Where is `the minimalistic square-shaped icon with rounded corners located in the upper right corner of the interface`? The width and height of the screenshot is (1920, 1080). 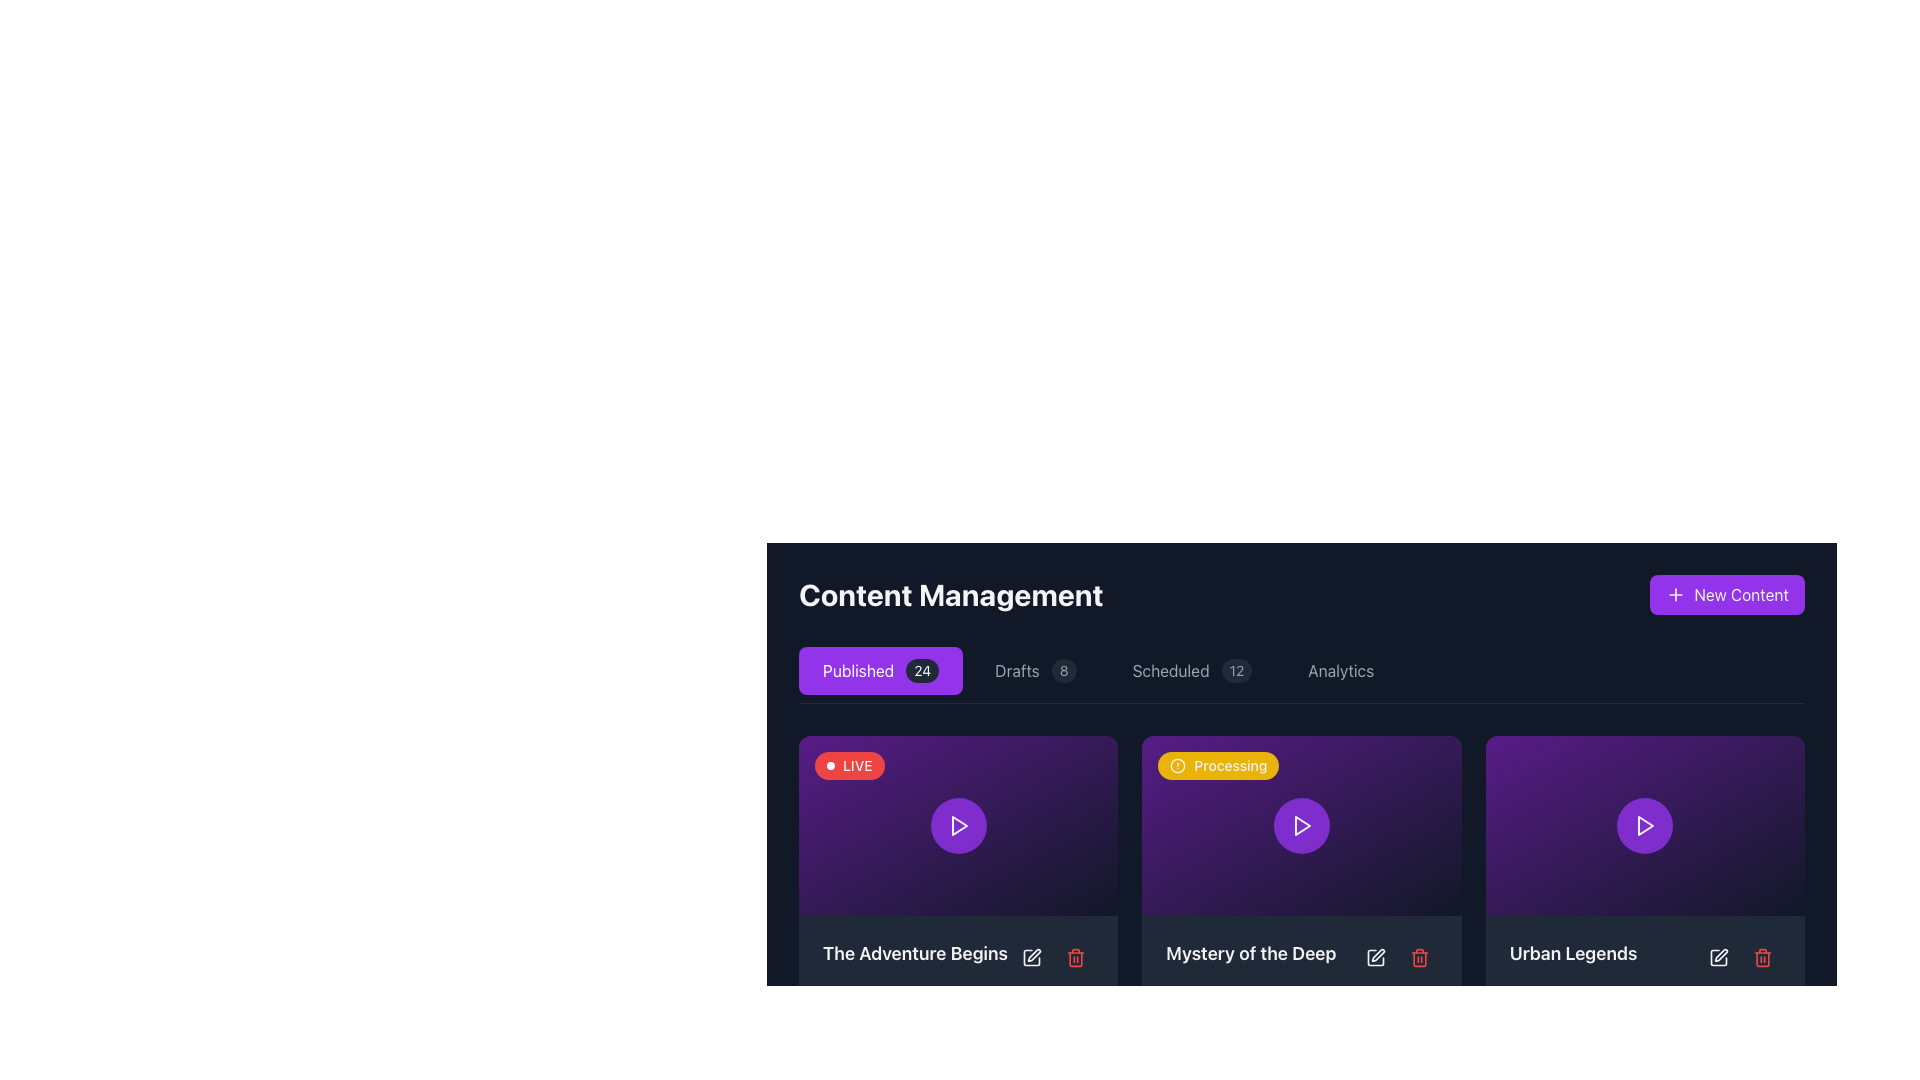
the minimalistic square-shaped icon with rounded corners located in the upper right corner of the interface is located at coordinates (1032, 956).